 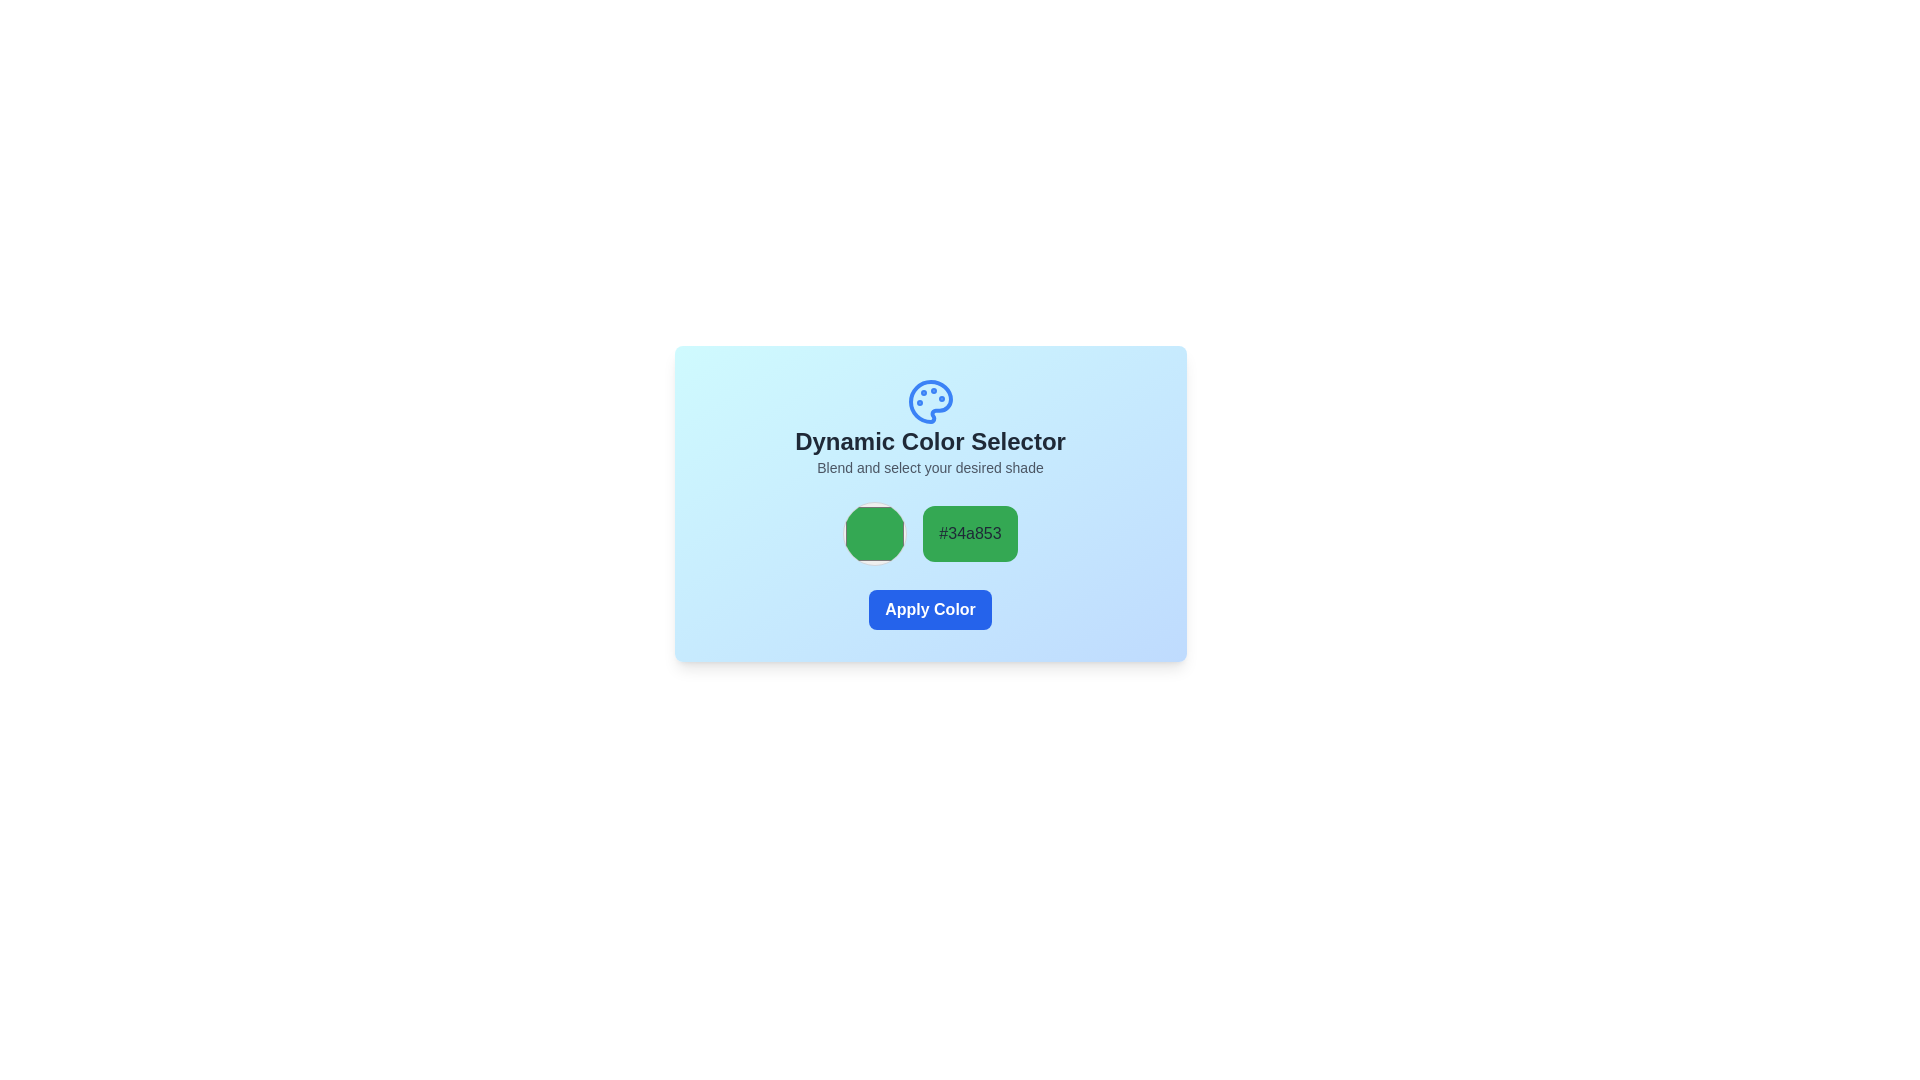 I want to click on the Label or Display Element that visually represents the color code '#34a853', located to the right of the circular color selector and above the 'Apply Color' button, so click(x=970, y=532).